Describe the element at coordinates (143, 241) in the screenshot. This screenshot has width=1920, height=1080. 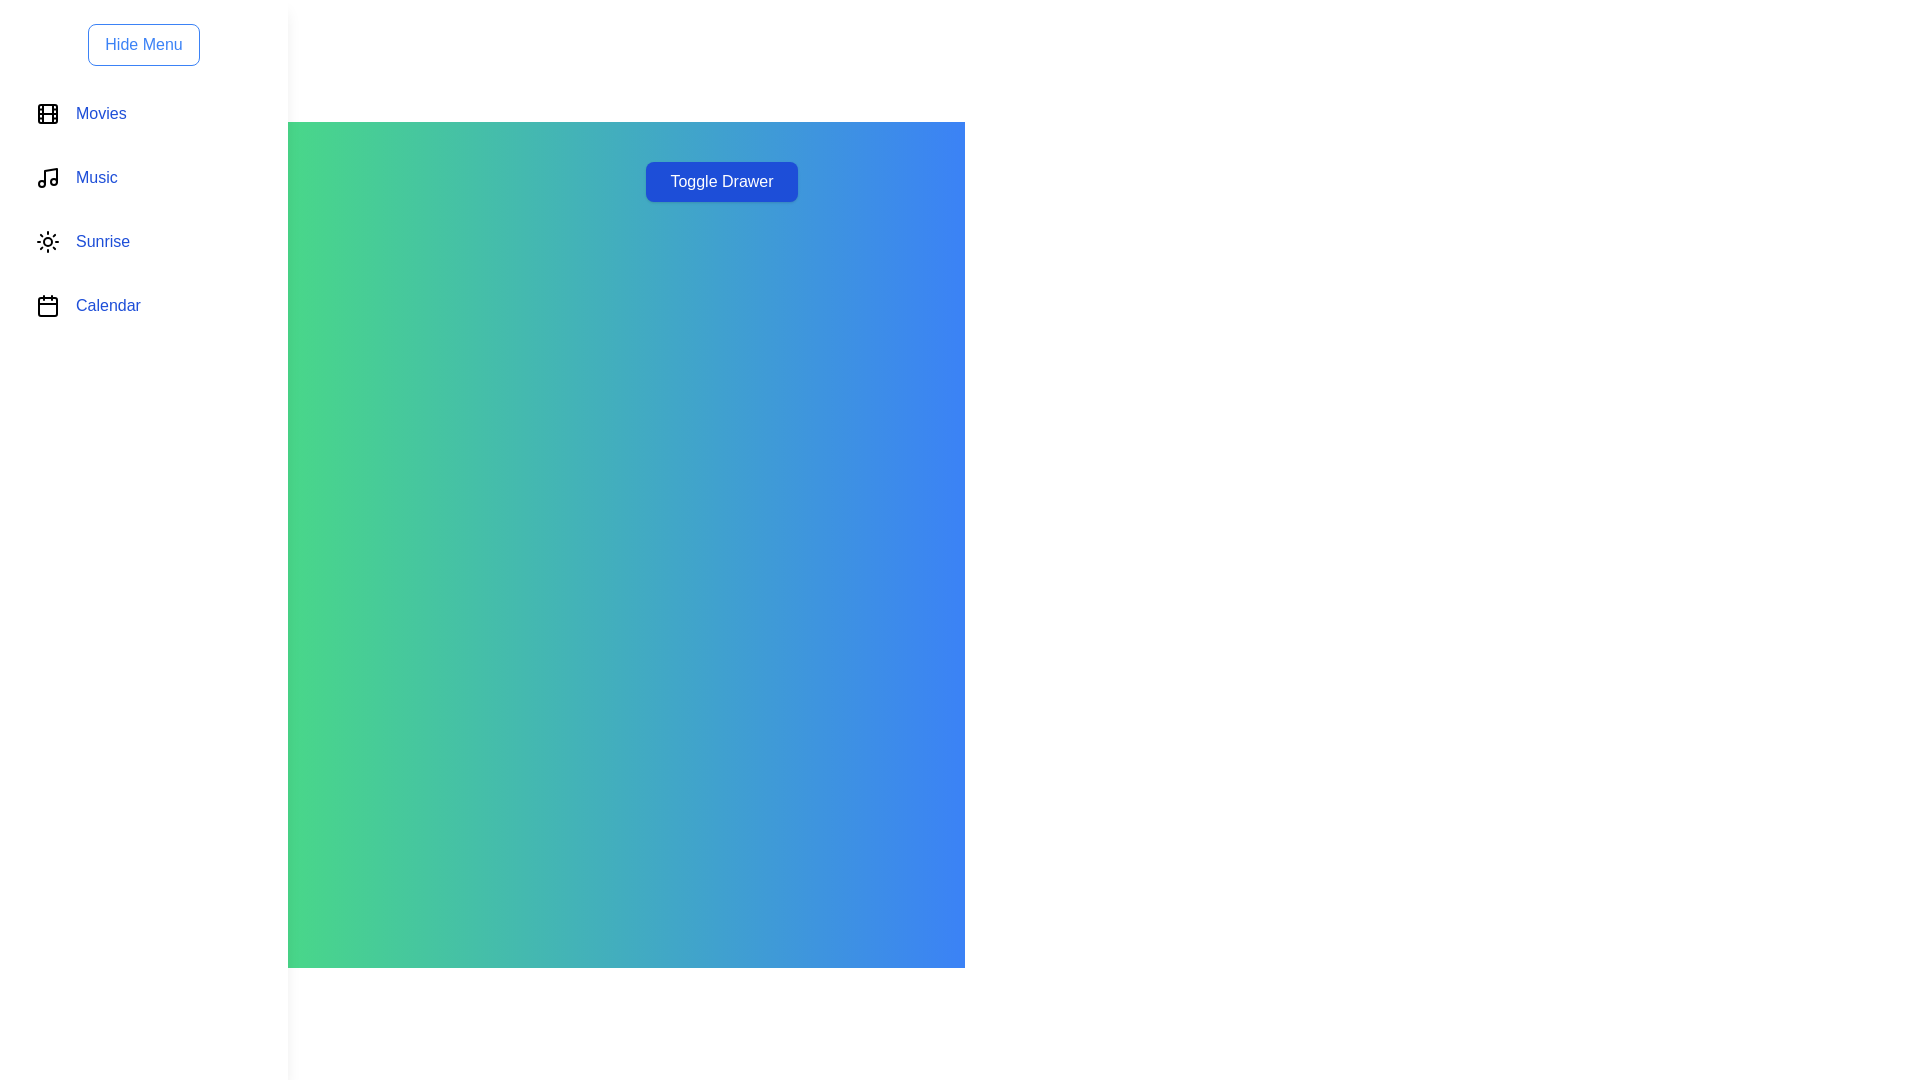
I see `the menu item labeled Sunrise to observe its hover effect` at that location.